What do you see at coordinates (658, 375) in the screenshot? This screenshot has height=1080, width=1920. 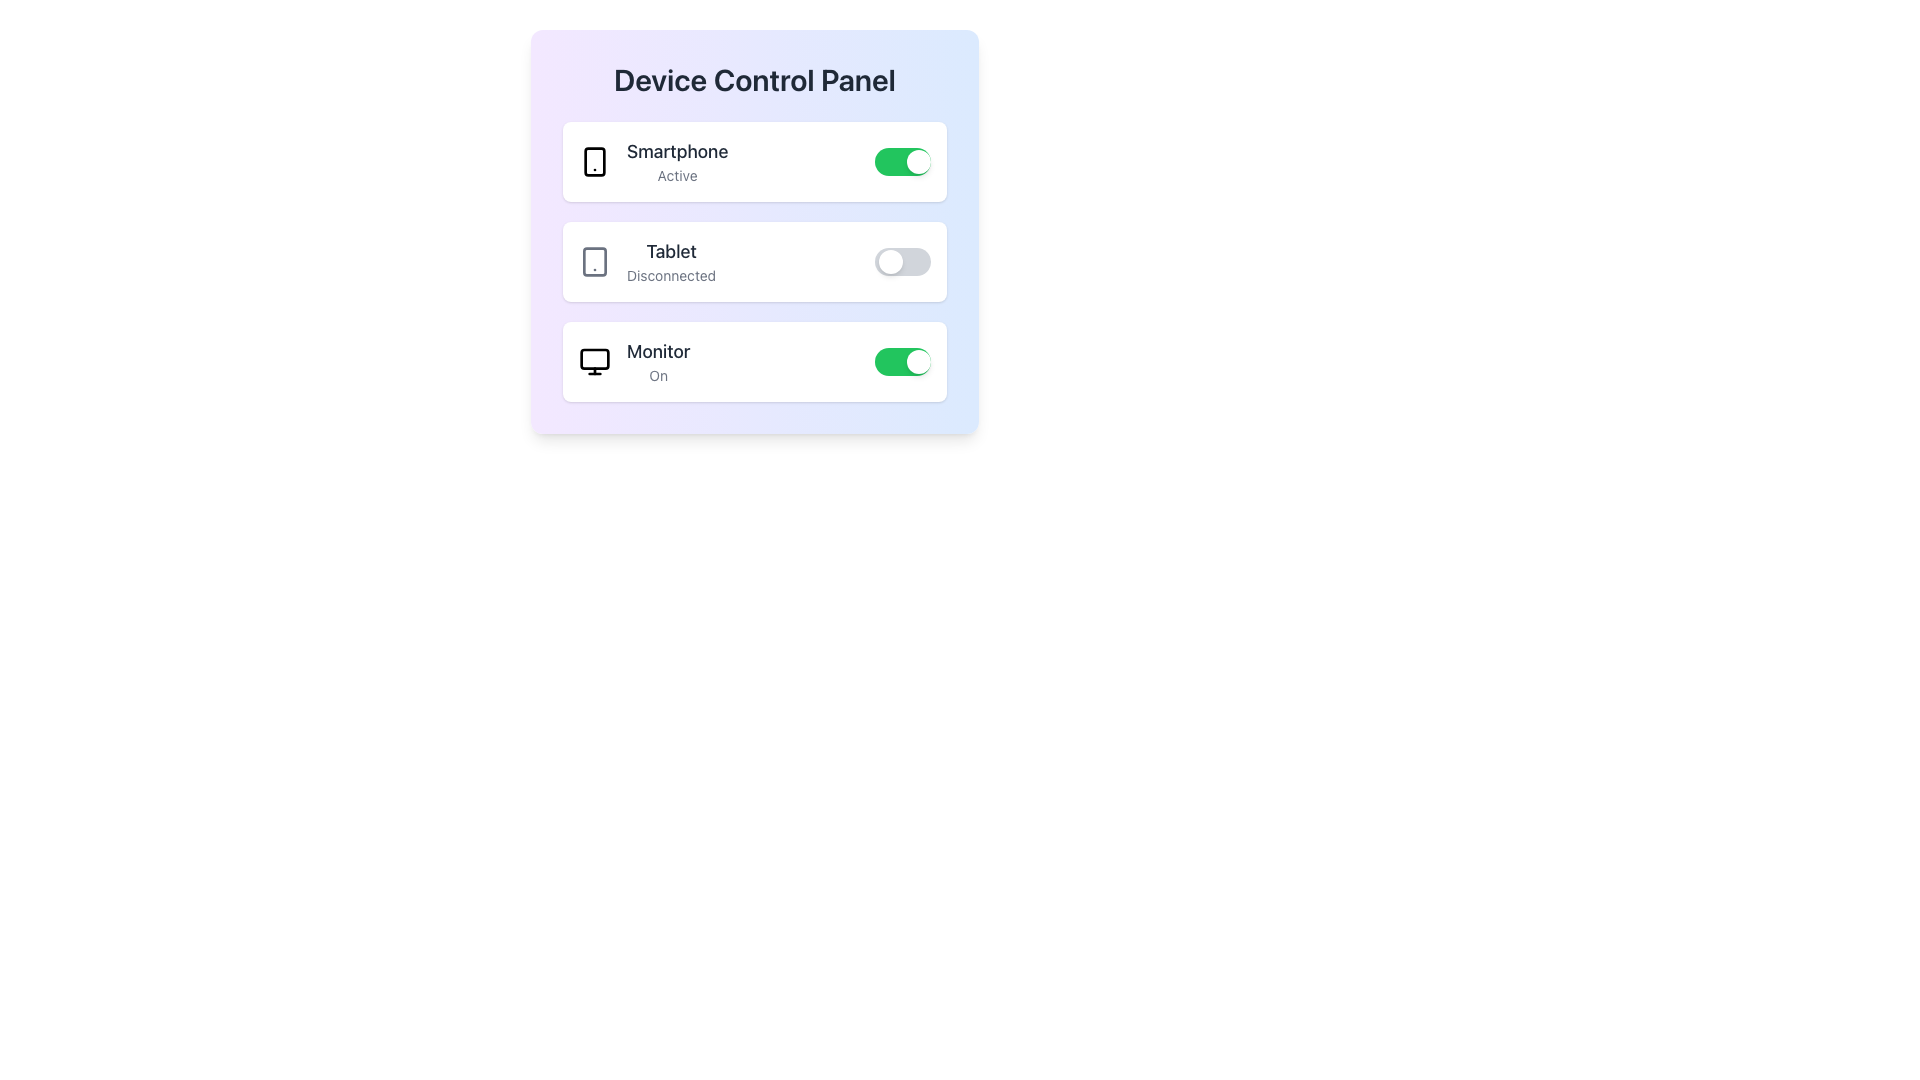 I see `the text label displaying 'On' in light gray color located beneath the title 'Monitor' within the control panel` at bounding box center [658, 375].